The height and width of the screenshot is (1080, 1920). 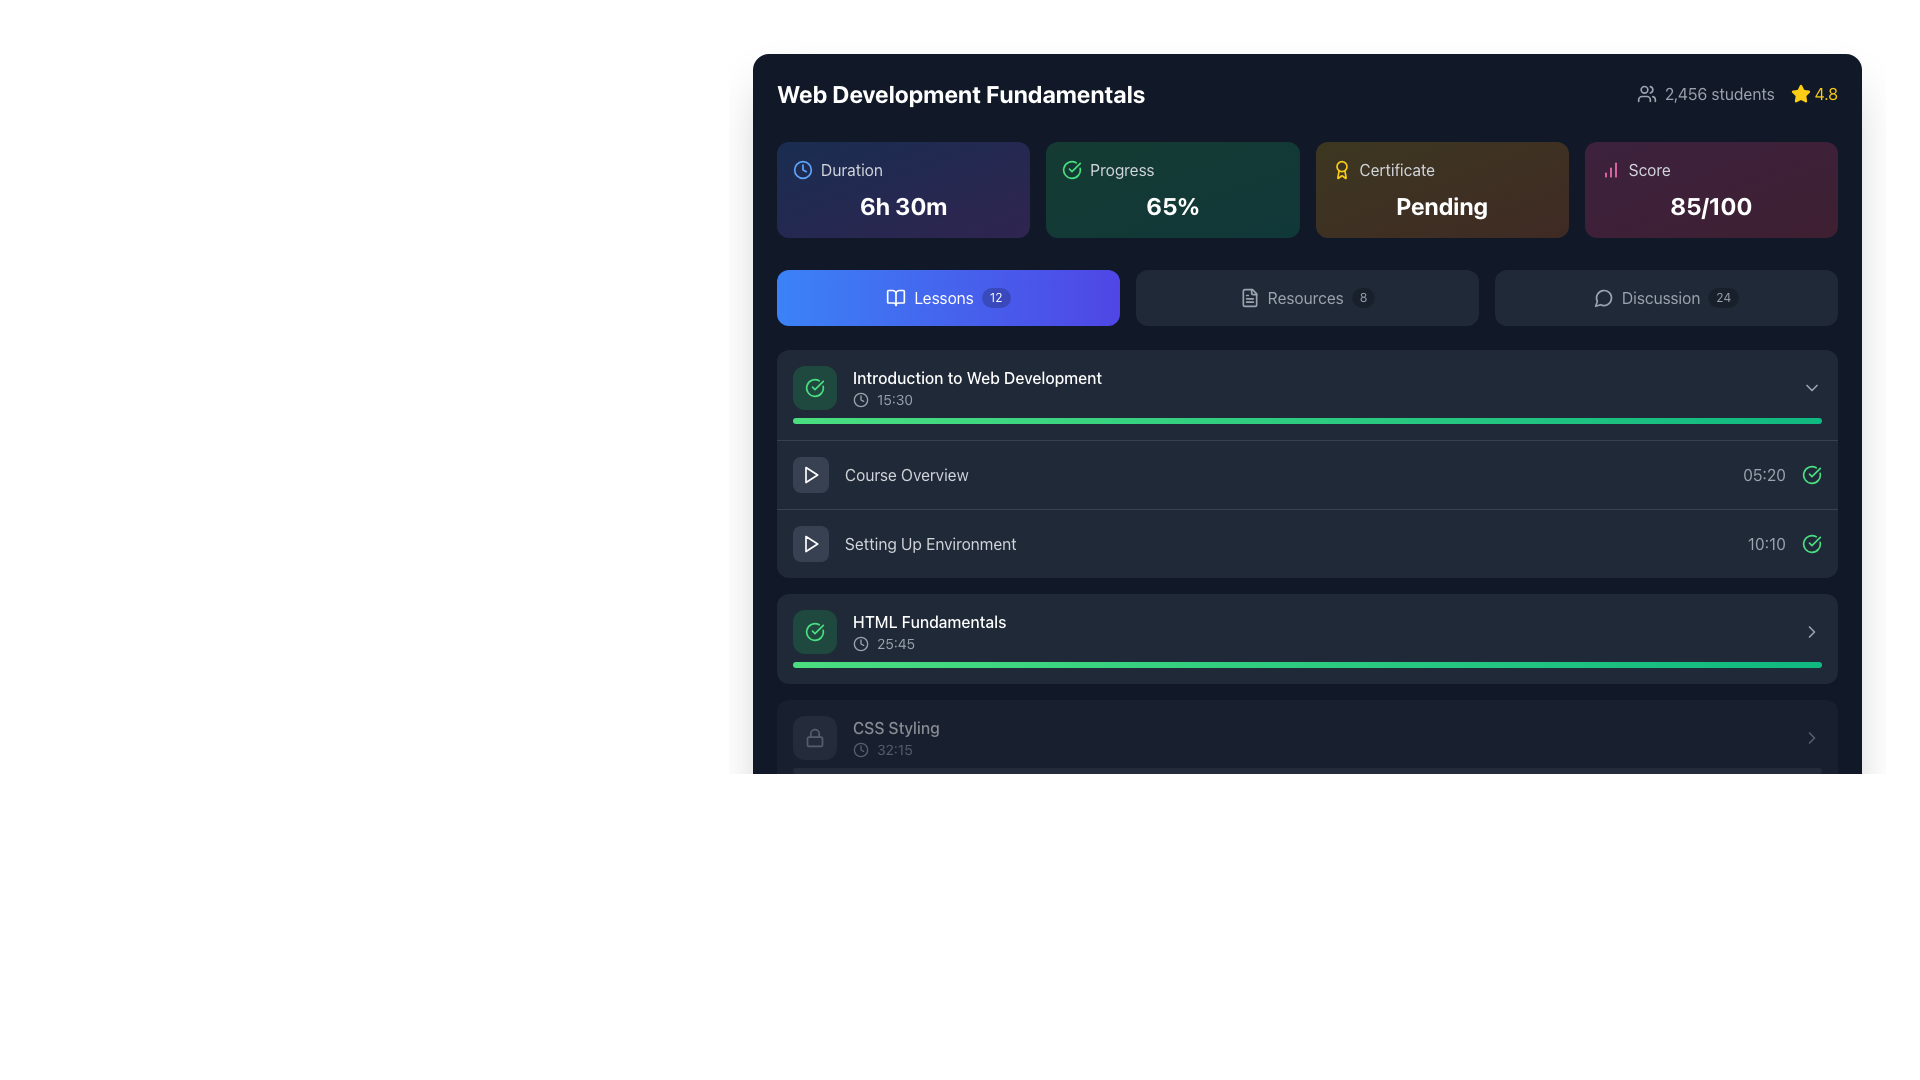 I want to click on the circular button with a dark background and a white play icon, located to the left of the 'Course Overview' text in the course list layout, so click(x=811, y=474).